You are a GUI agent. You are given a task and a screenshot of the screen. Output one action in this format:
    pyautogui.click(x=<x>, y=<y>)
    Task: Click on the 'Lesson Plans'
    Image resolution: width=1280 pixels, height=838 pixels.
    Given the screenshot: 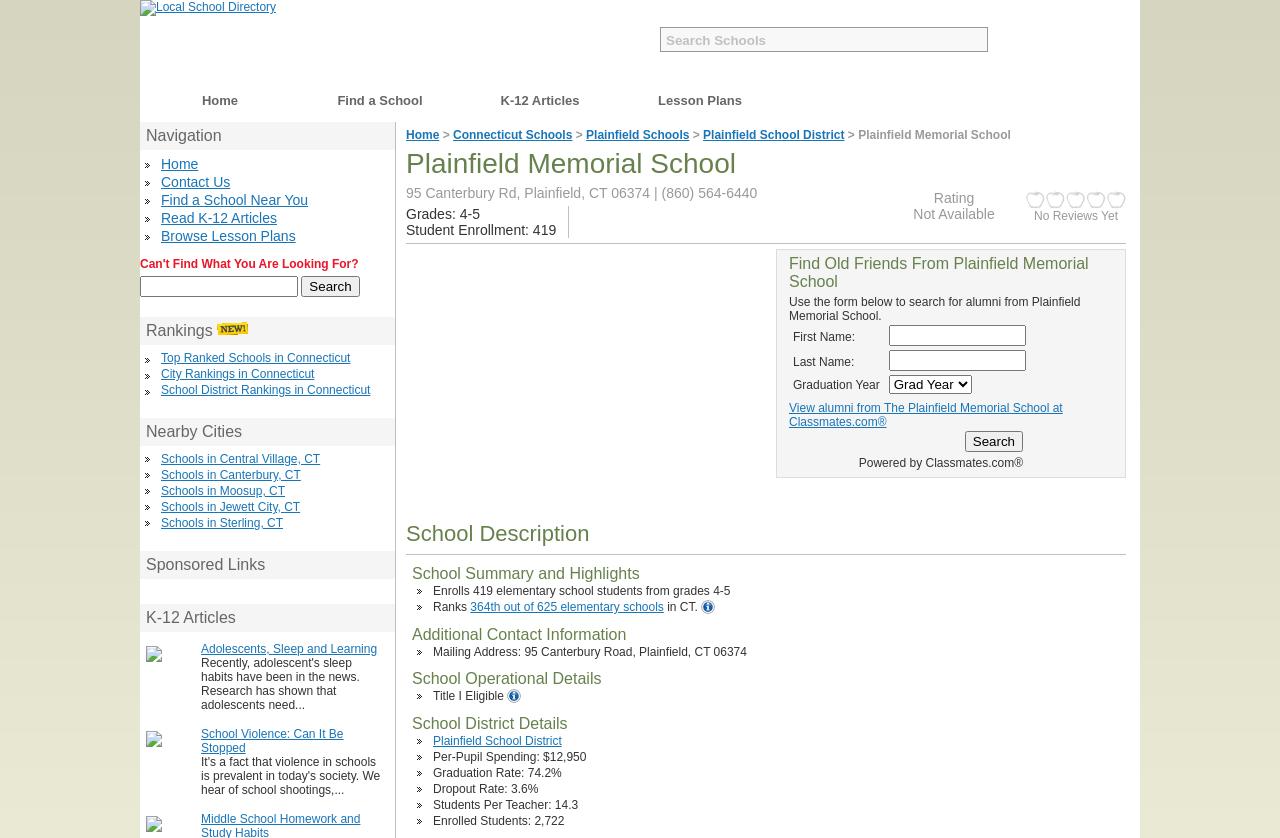 What is the action you would take?
    pyautogui.click(x=658, y=100)
    